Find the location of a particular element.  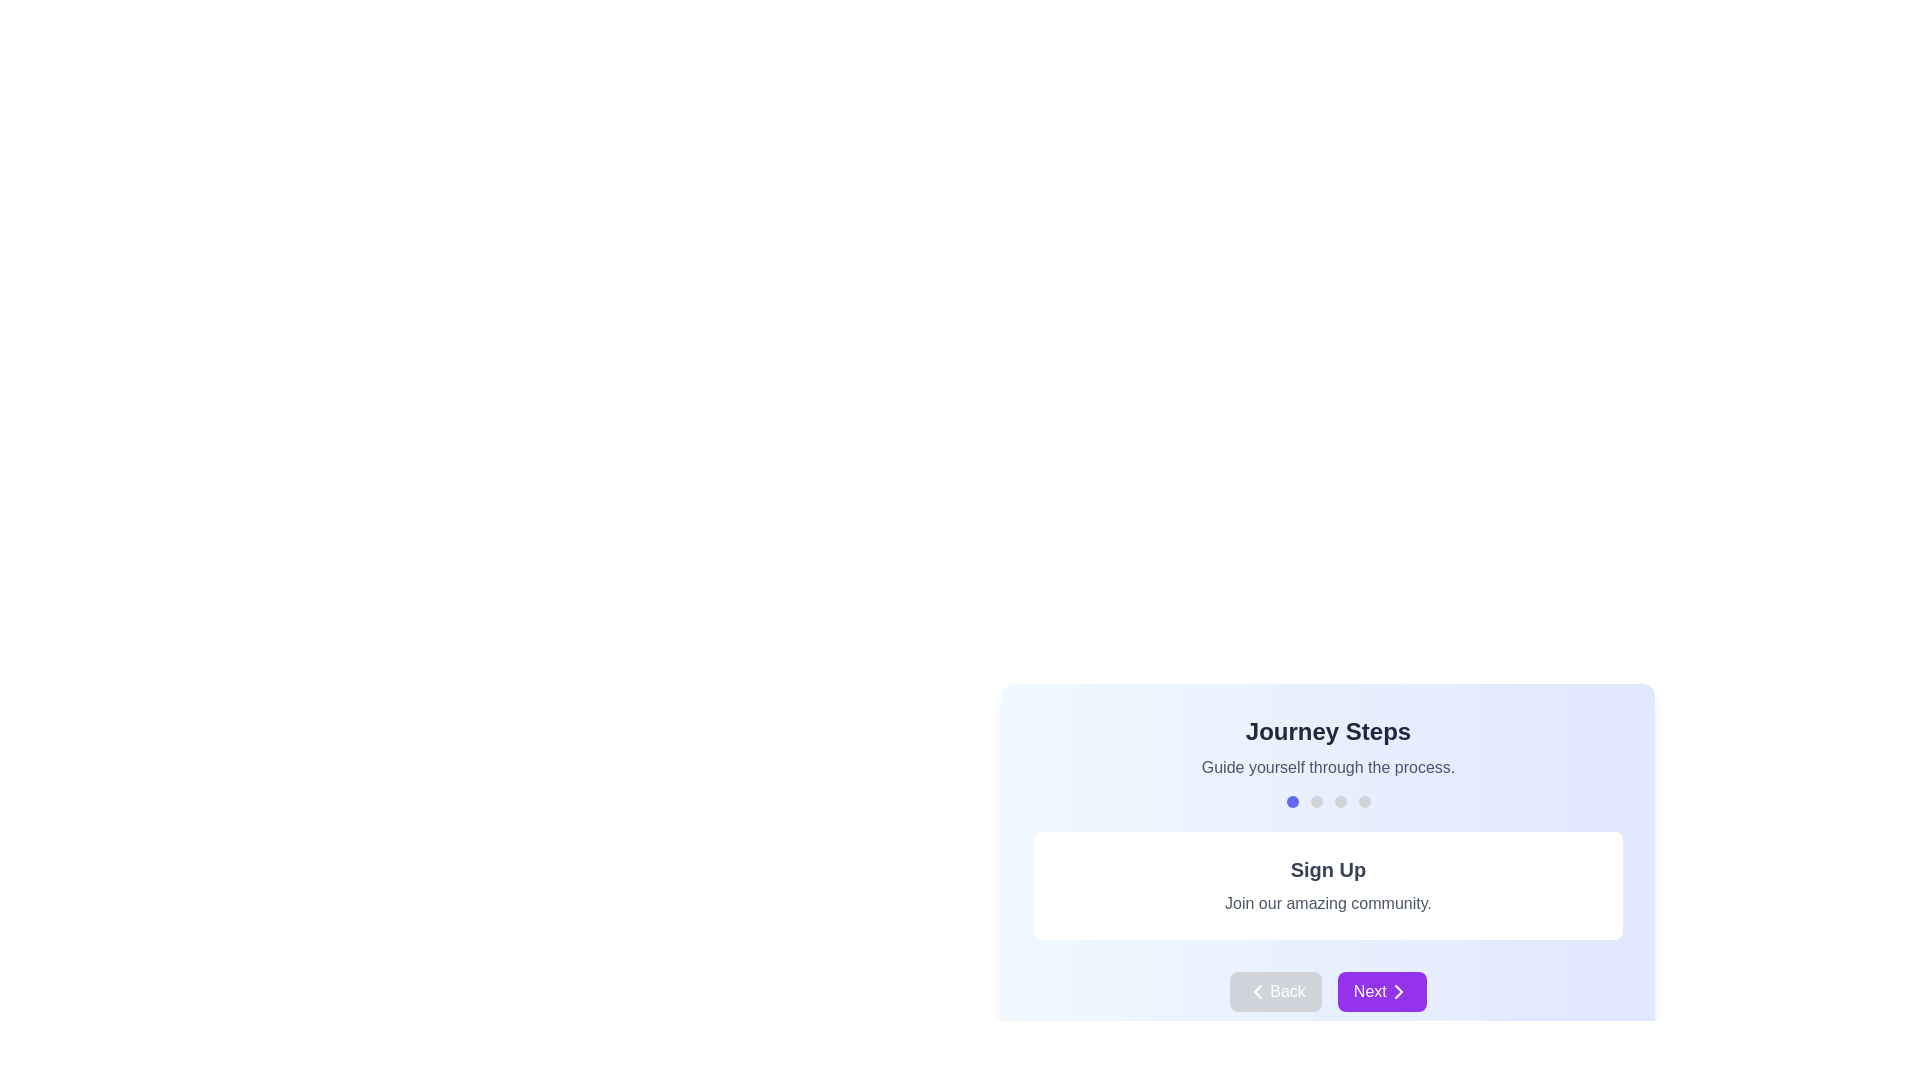

the first progress indicator in the multi-step process tracker, located below the text 'Guide yourself through the process.' and above the 'Sign Up' section is located at coordinates (1292, 801).